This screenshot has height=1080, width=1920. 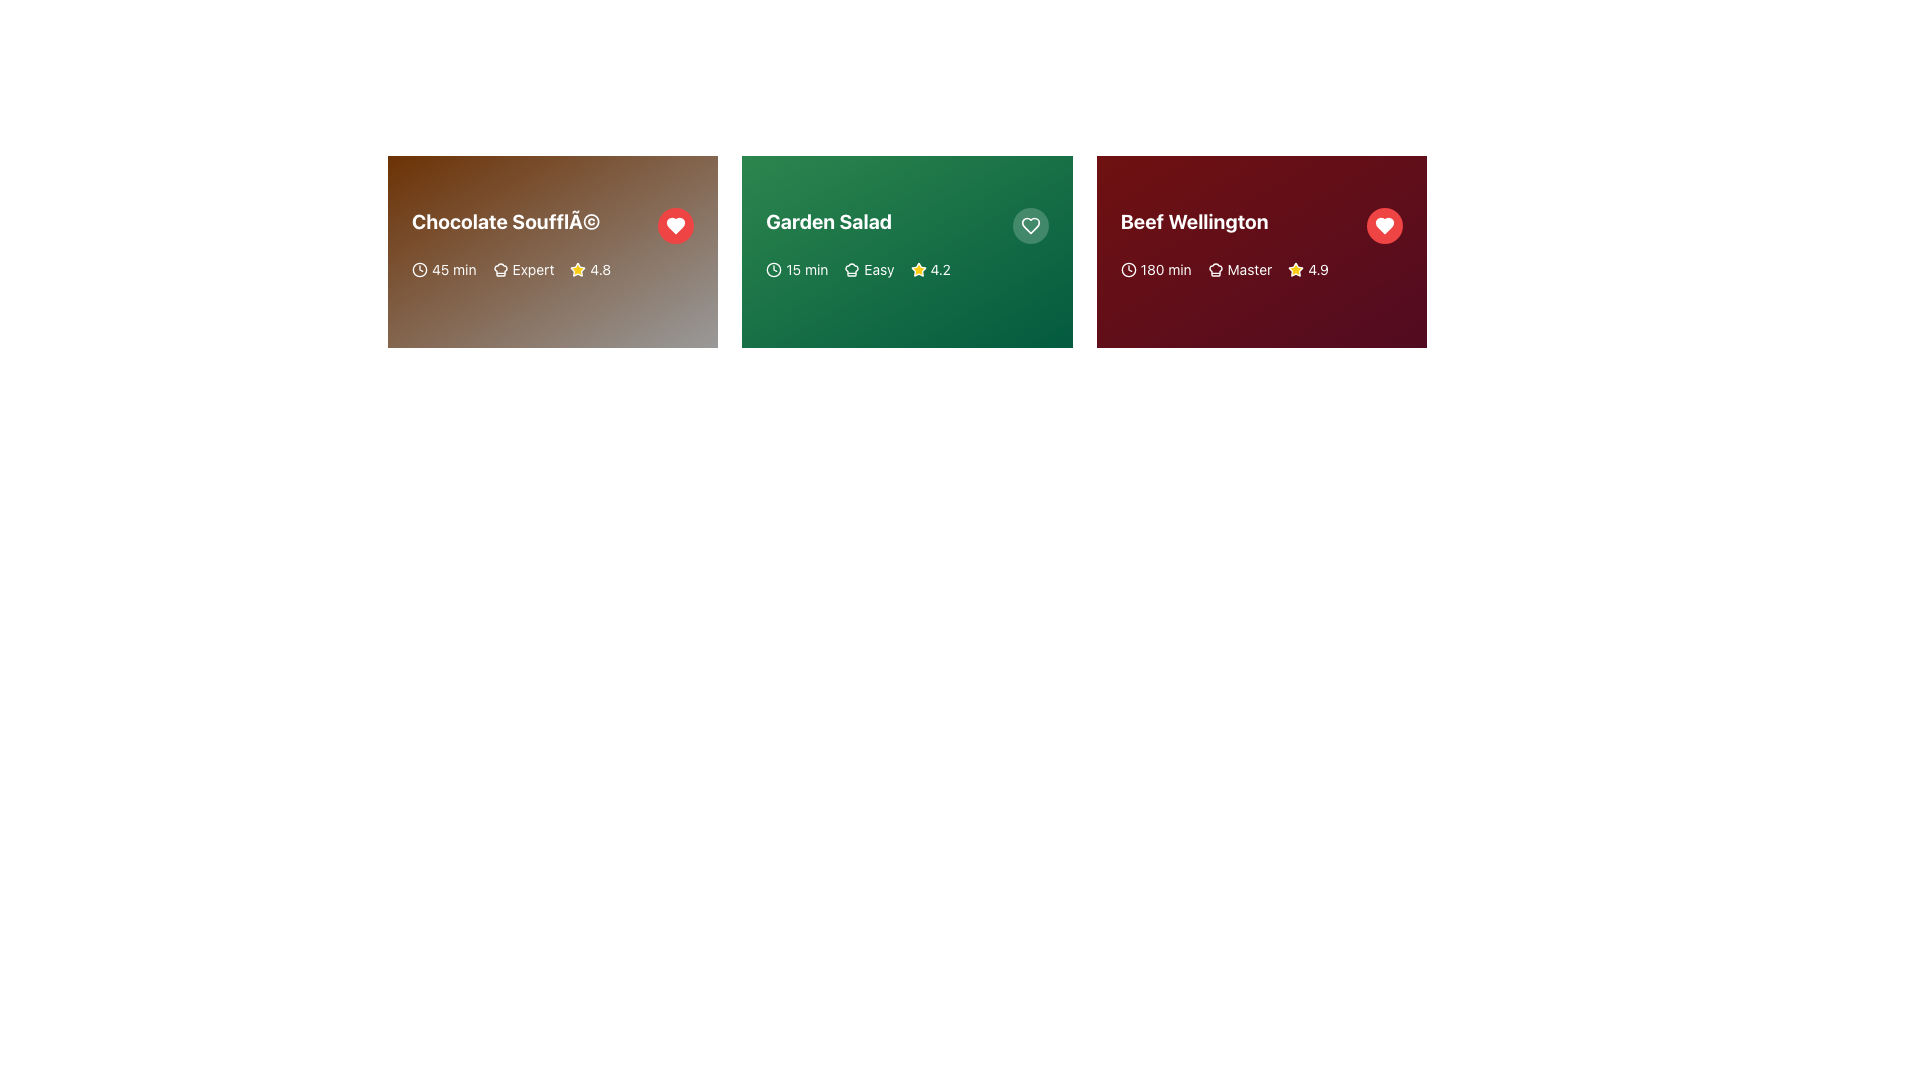 I want to click on the text label indicating the numerical rating for the 'Beef Wellington' card, located at the bottom right corner, immediately after the yellow star icon, so click(x=1318, y=270).